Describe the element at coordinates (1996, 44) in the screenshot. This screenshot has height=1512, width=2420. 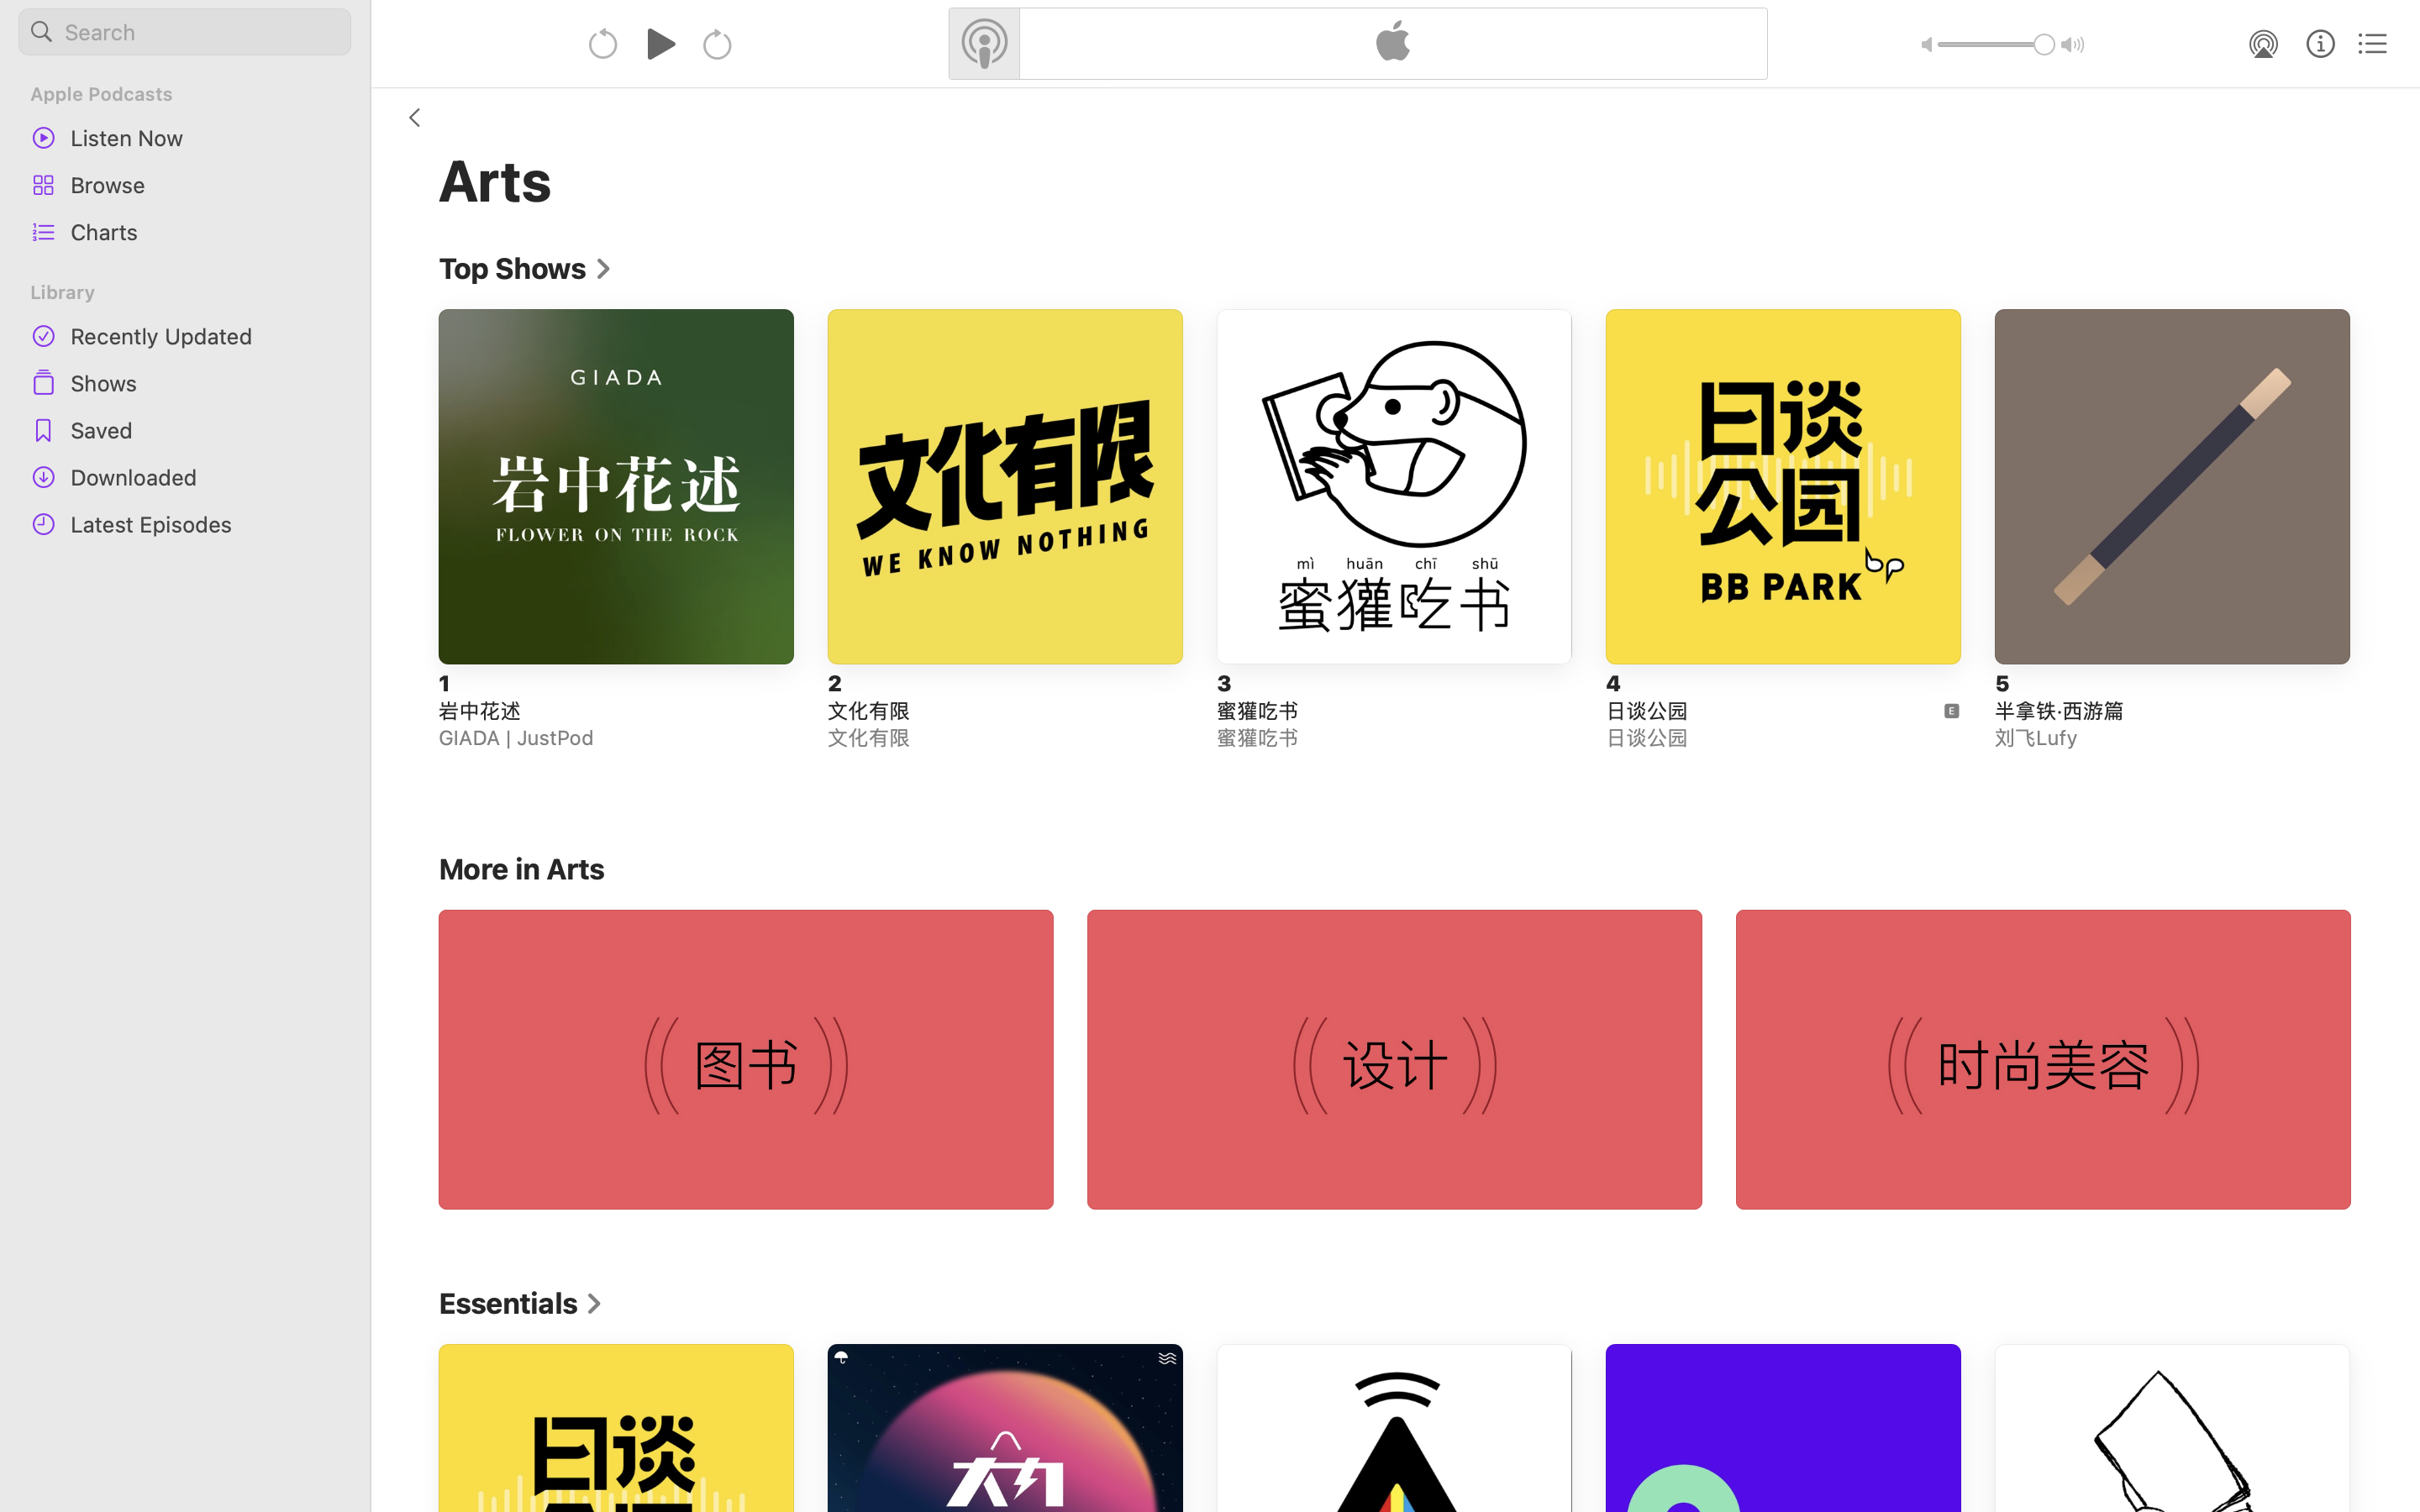
I see `'1.0'` at that location.